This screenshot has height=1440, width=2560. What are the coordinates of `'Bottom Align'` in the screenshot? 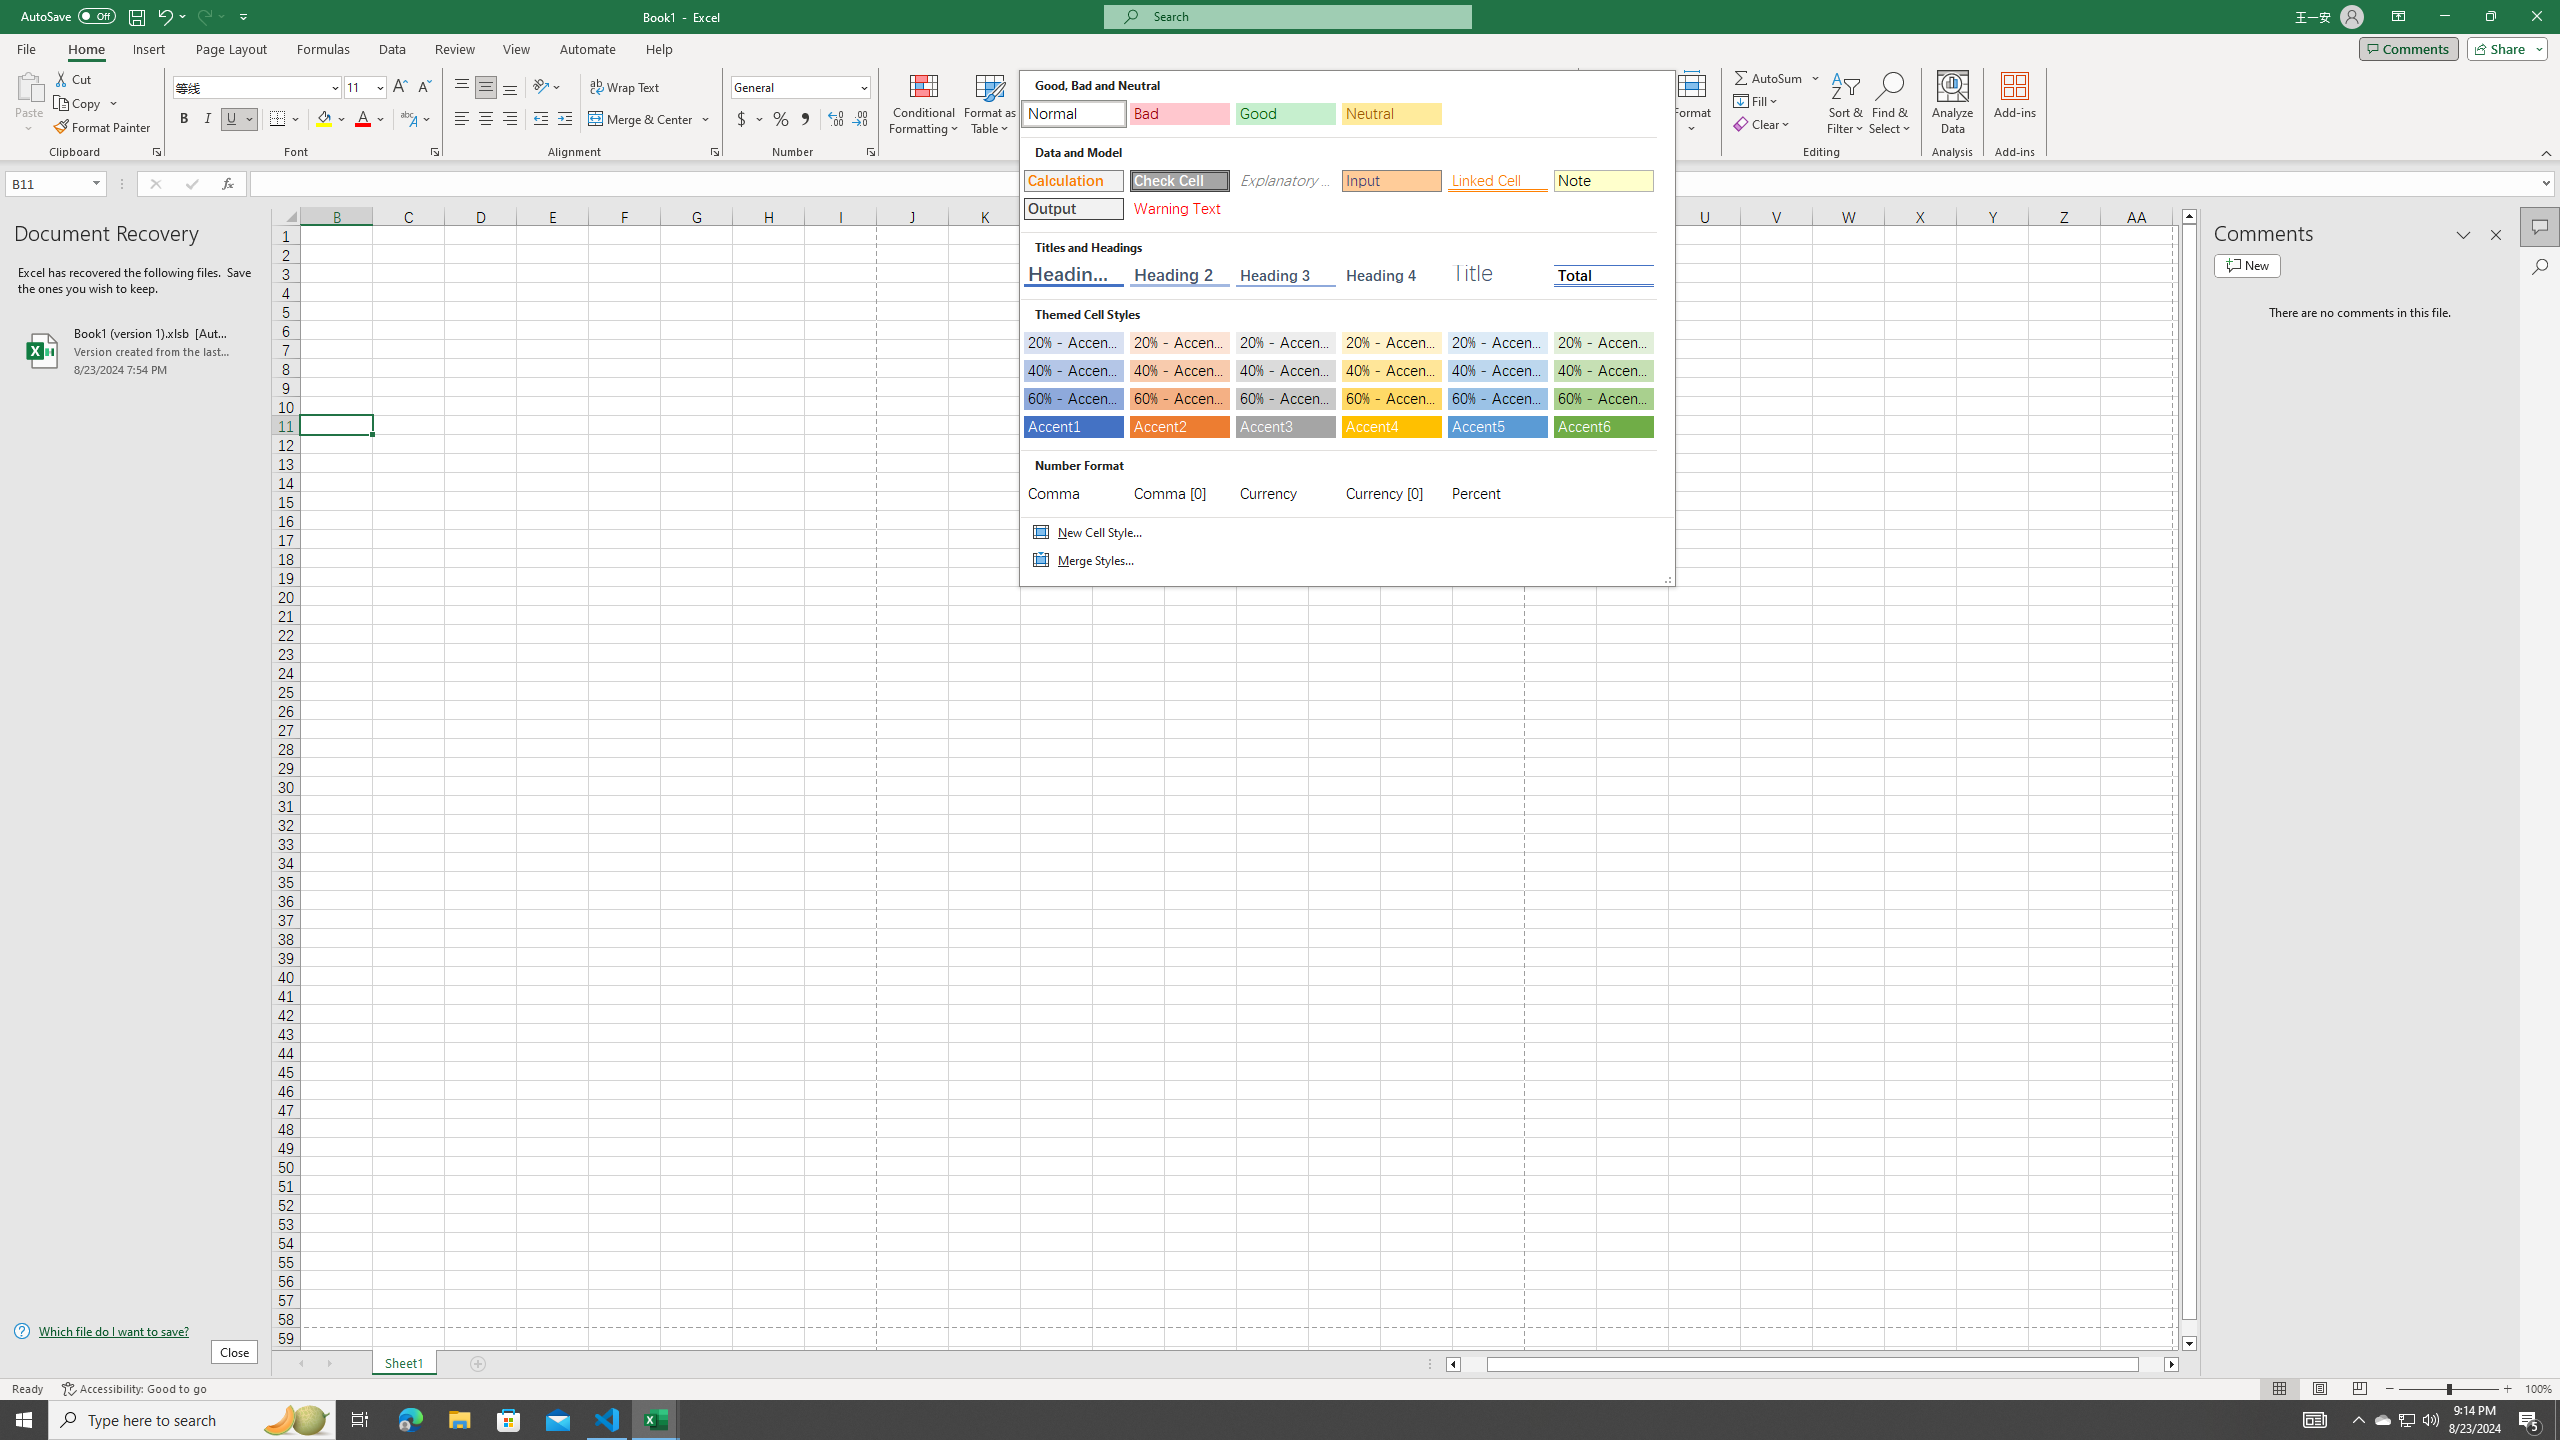 It's located at (509, 87).